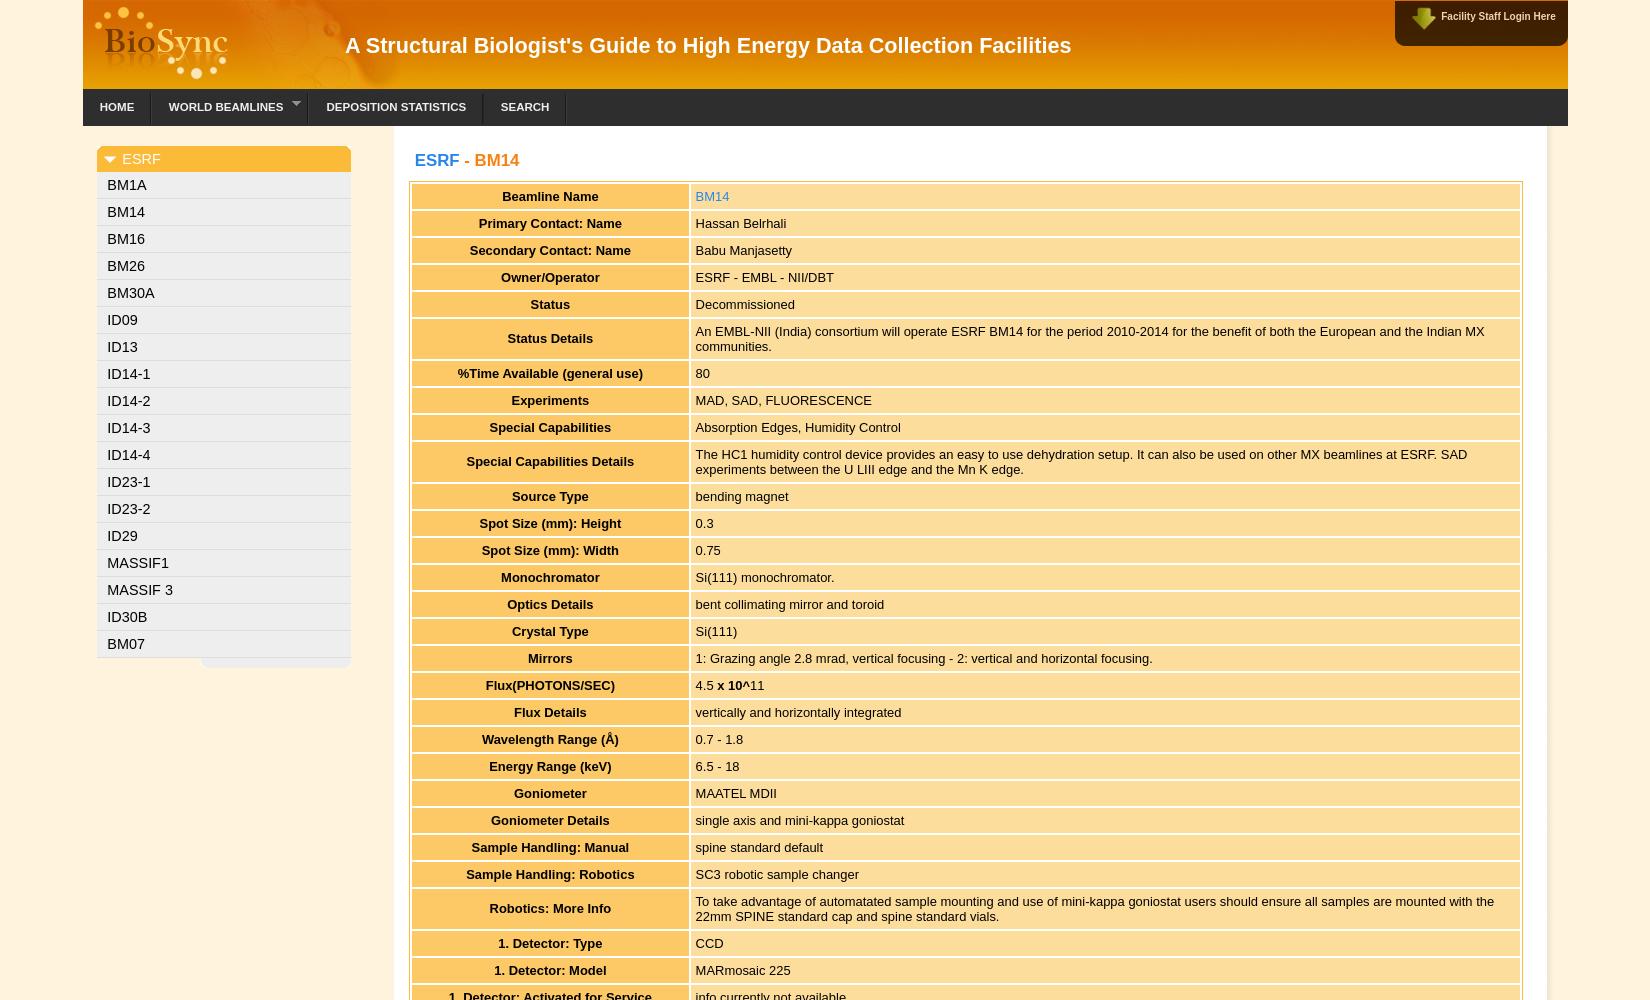  What do you see at coordinates (923, 657) in the screenshot?
I see `'1: Grazing angle 2.8 mrad, vertical focusing - 2: vertical and horizontal focusing.'` at bounding box center [923, 657].